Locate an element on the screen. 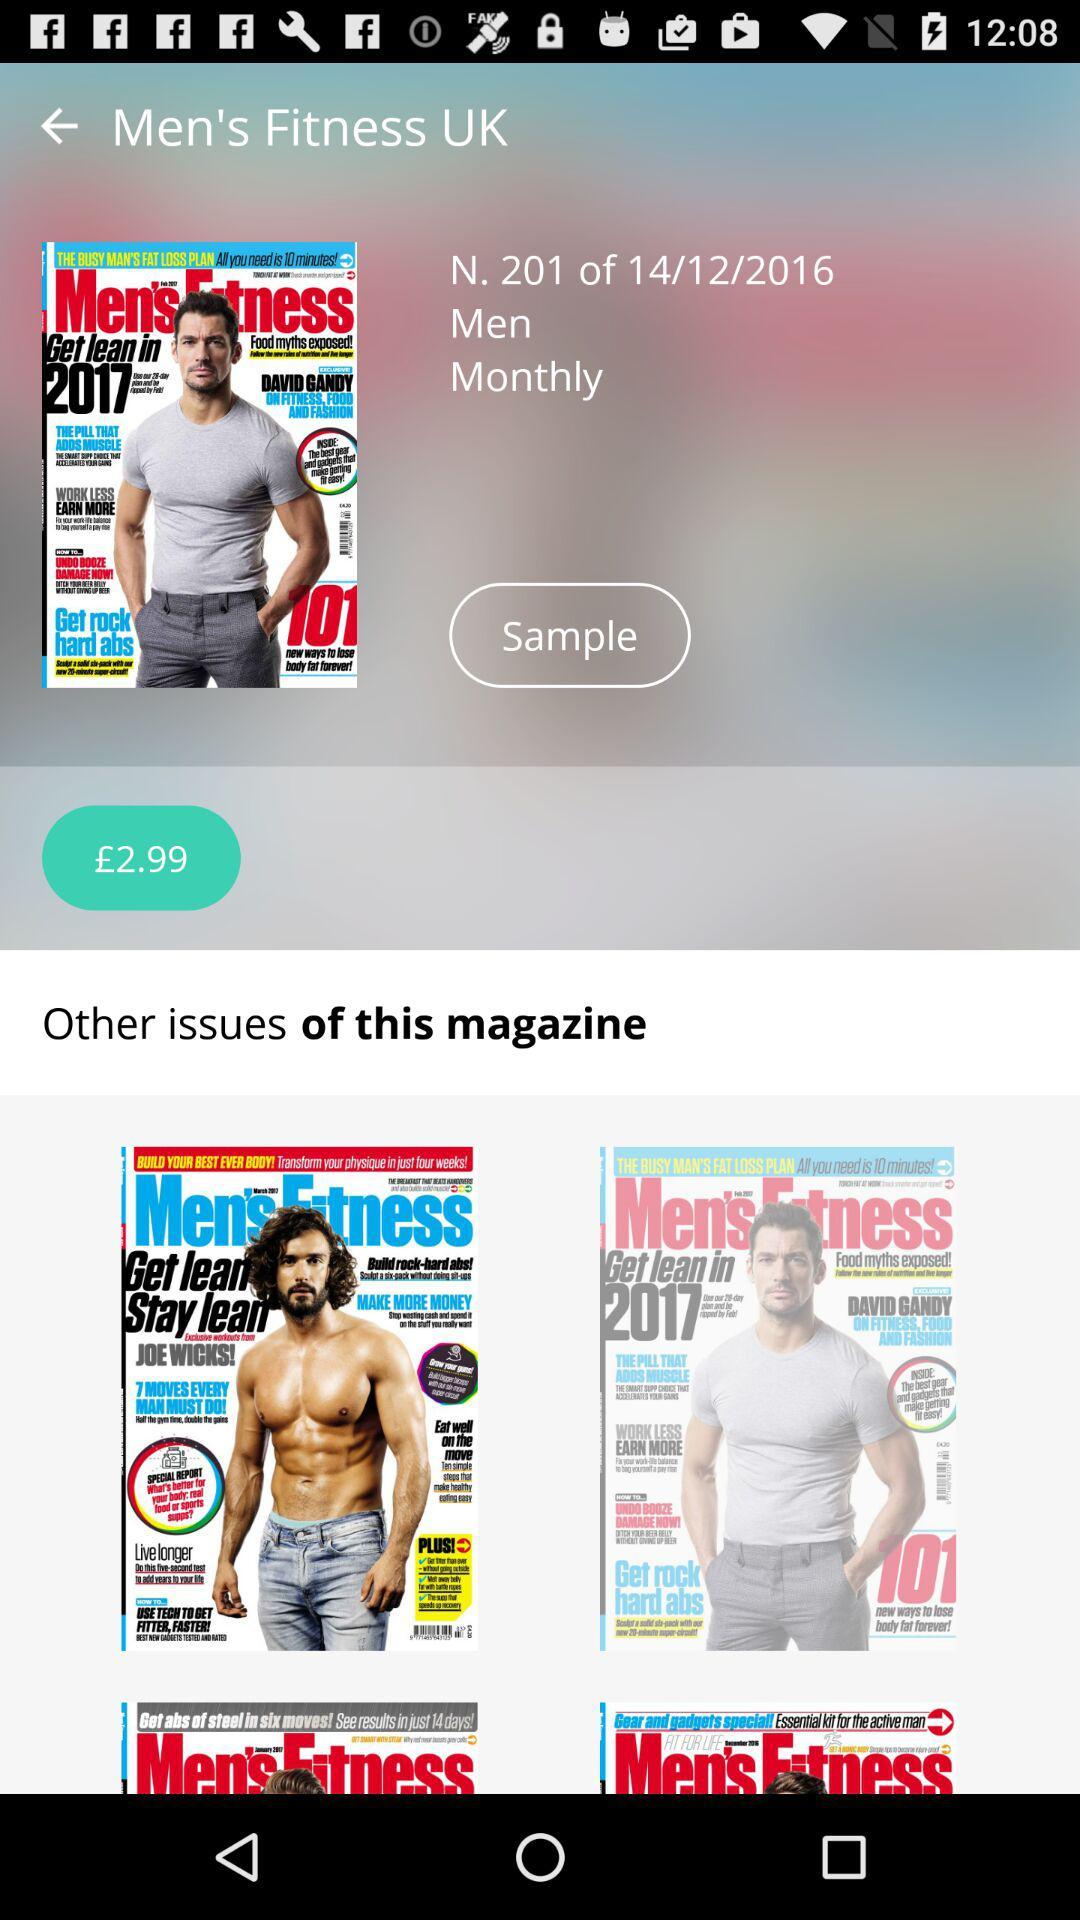 This screenshot has width=1080, height=1920. another issue of this magazine is located at coordinates (300, 1397).